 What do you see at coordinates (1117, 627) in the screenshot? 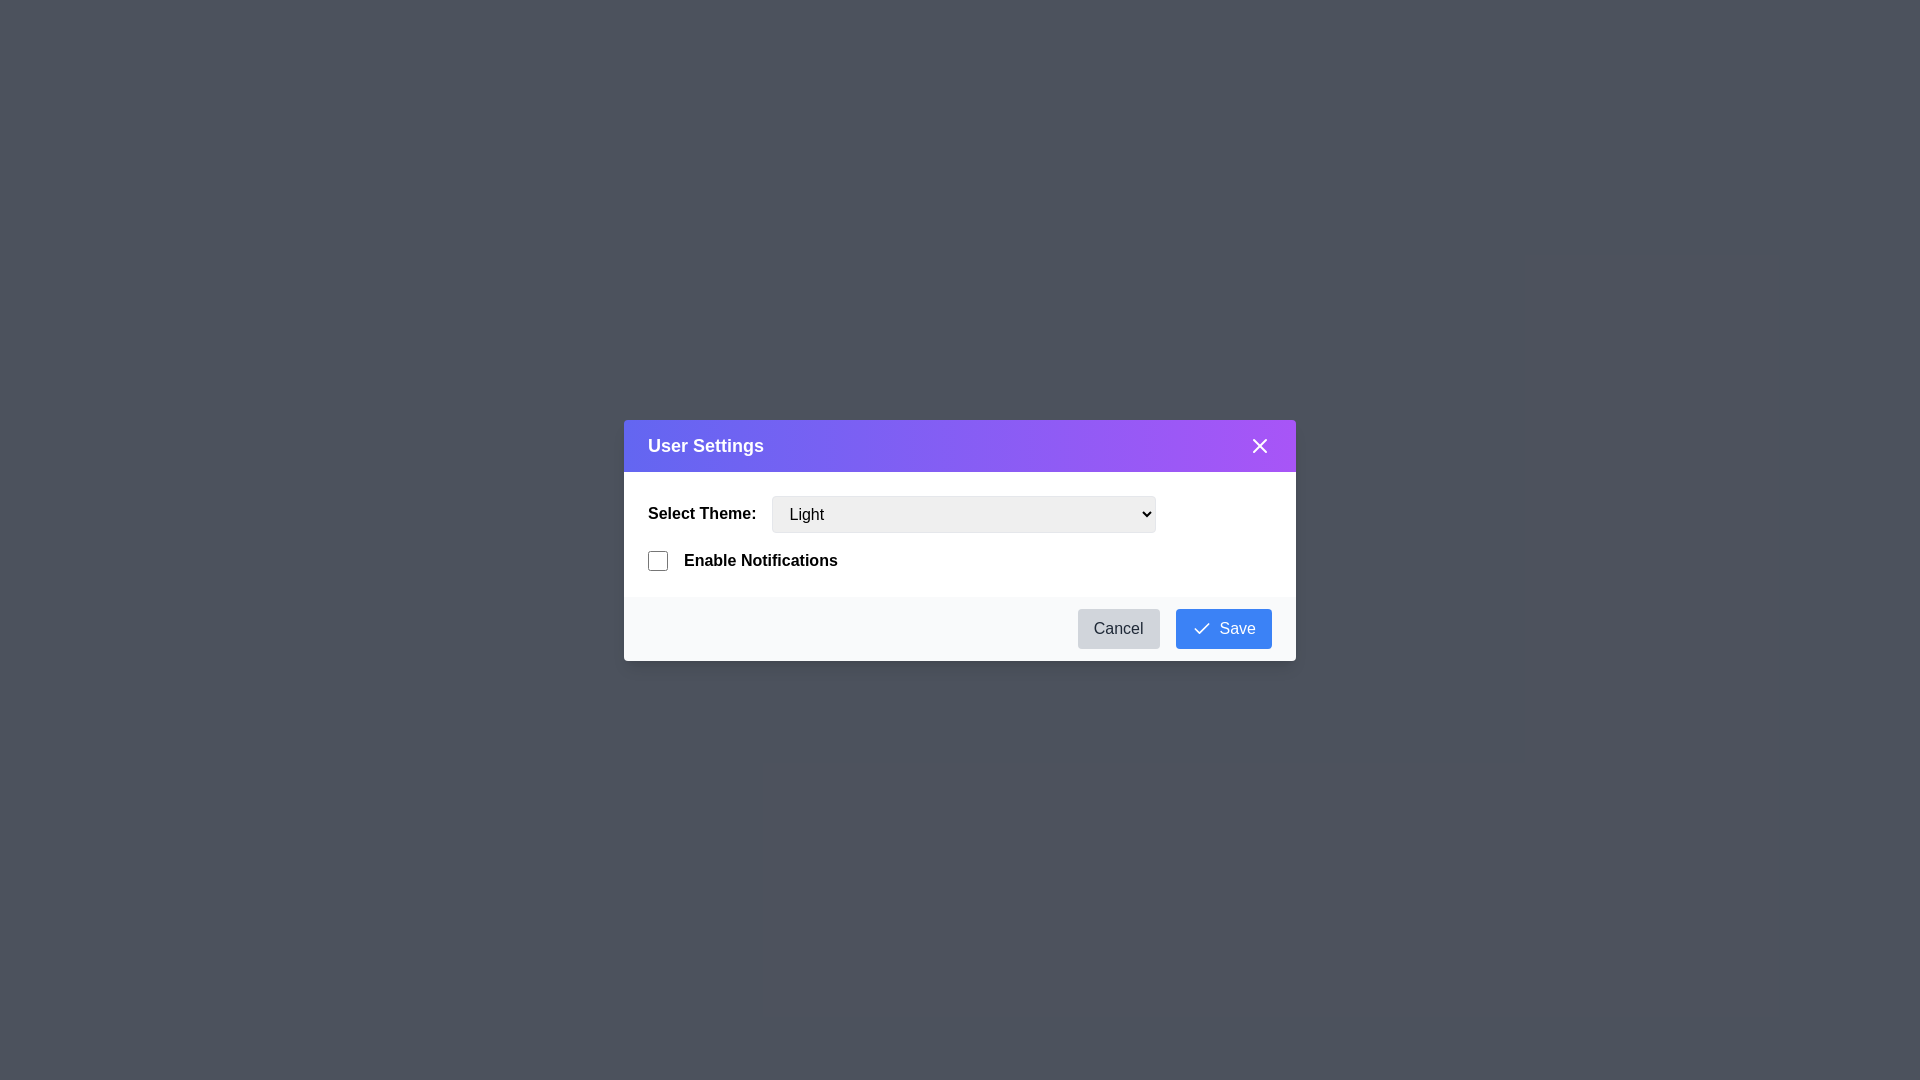
I see `the 'Cancel' button to close the dialog` at bounding box center [1117, 627].